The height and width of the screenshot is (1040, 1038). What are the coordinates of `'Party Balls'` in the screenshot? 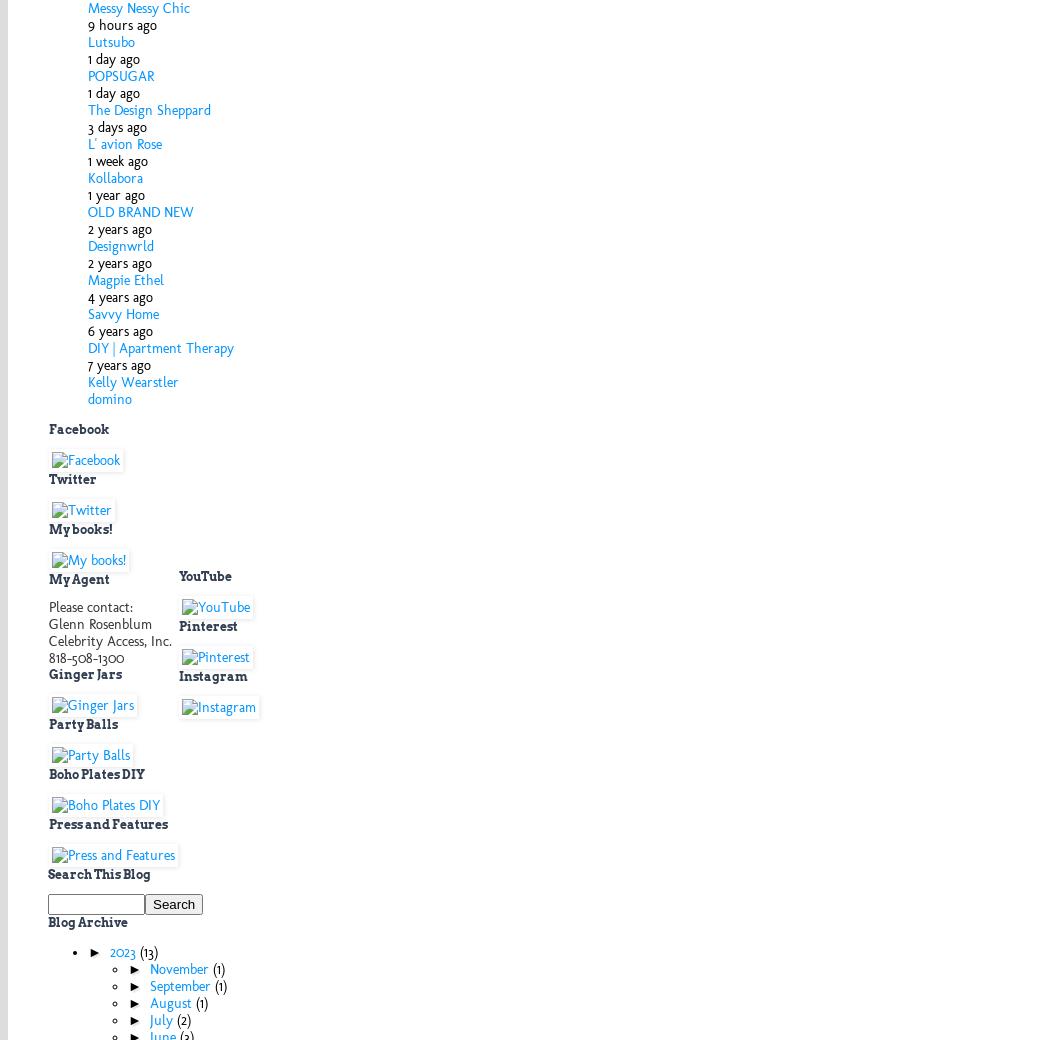 It's located at (82, 723).